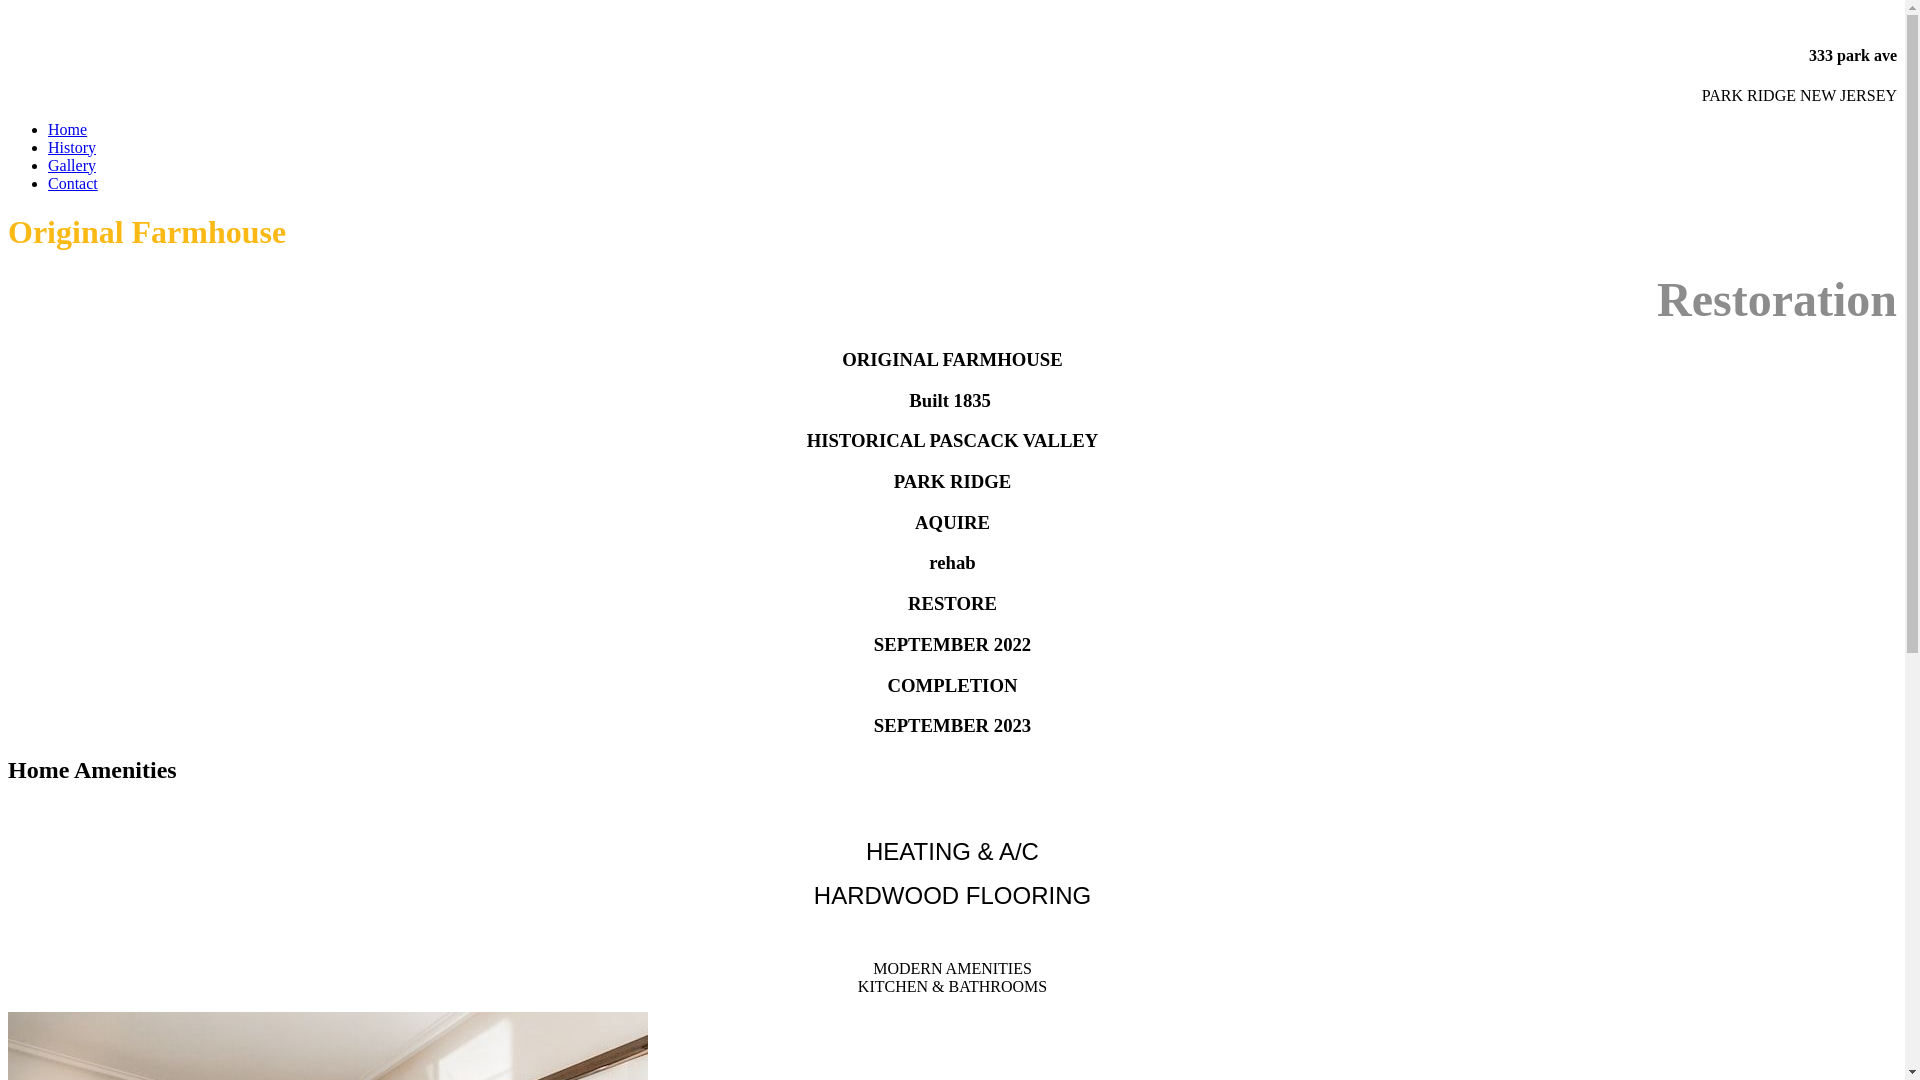 Image resolution: width=1920 pixels, height=1080 pixels. I want to click on 'Home', so click(67, 129).